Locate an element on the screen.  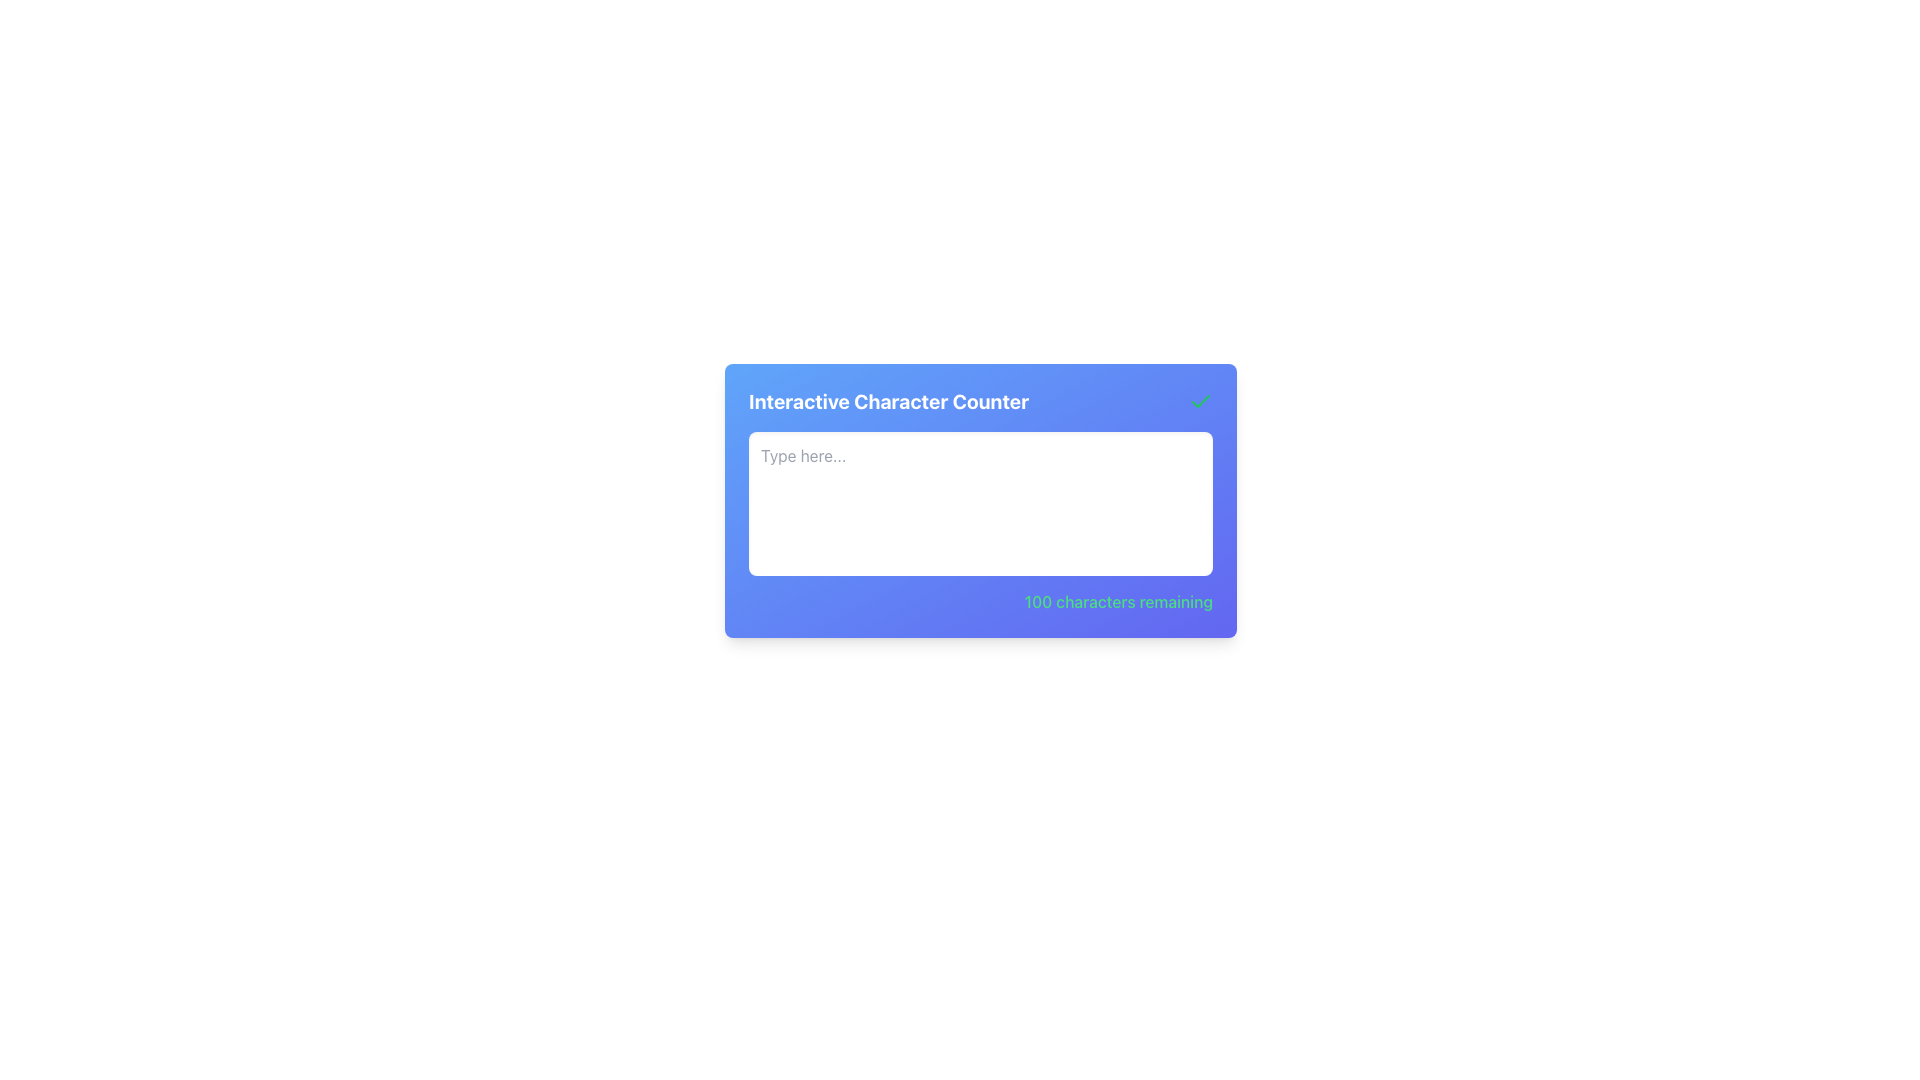
the checkmark symbol with a thin green stroke located in the top-right corner of the 'Interactive Character Counter' purple card interface is located at coordinates (1200, 401).